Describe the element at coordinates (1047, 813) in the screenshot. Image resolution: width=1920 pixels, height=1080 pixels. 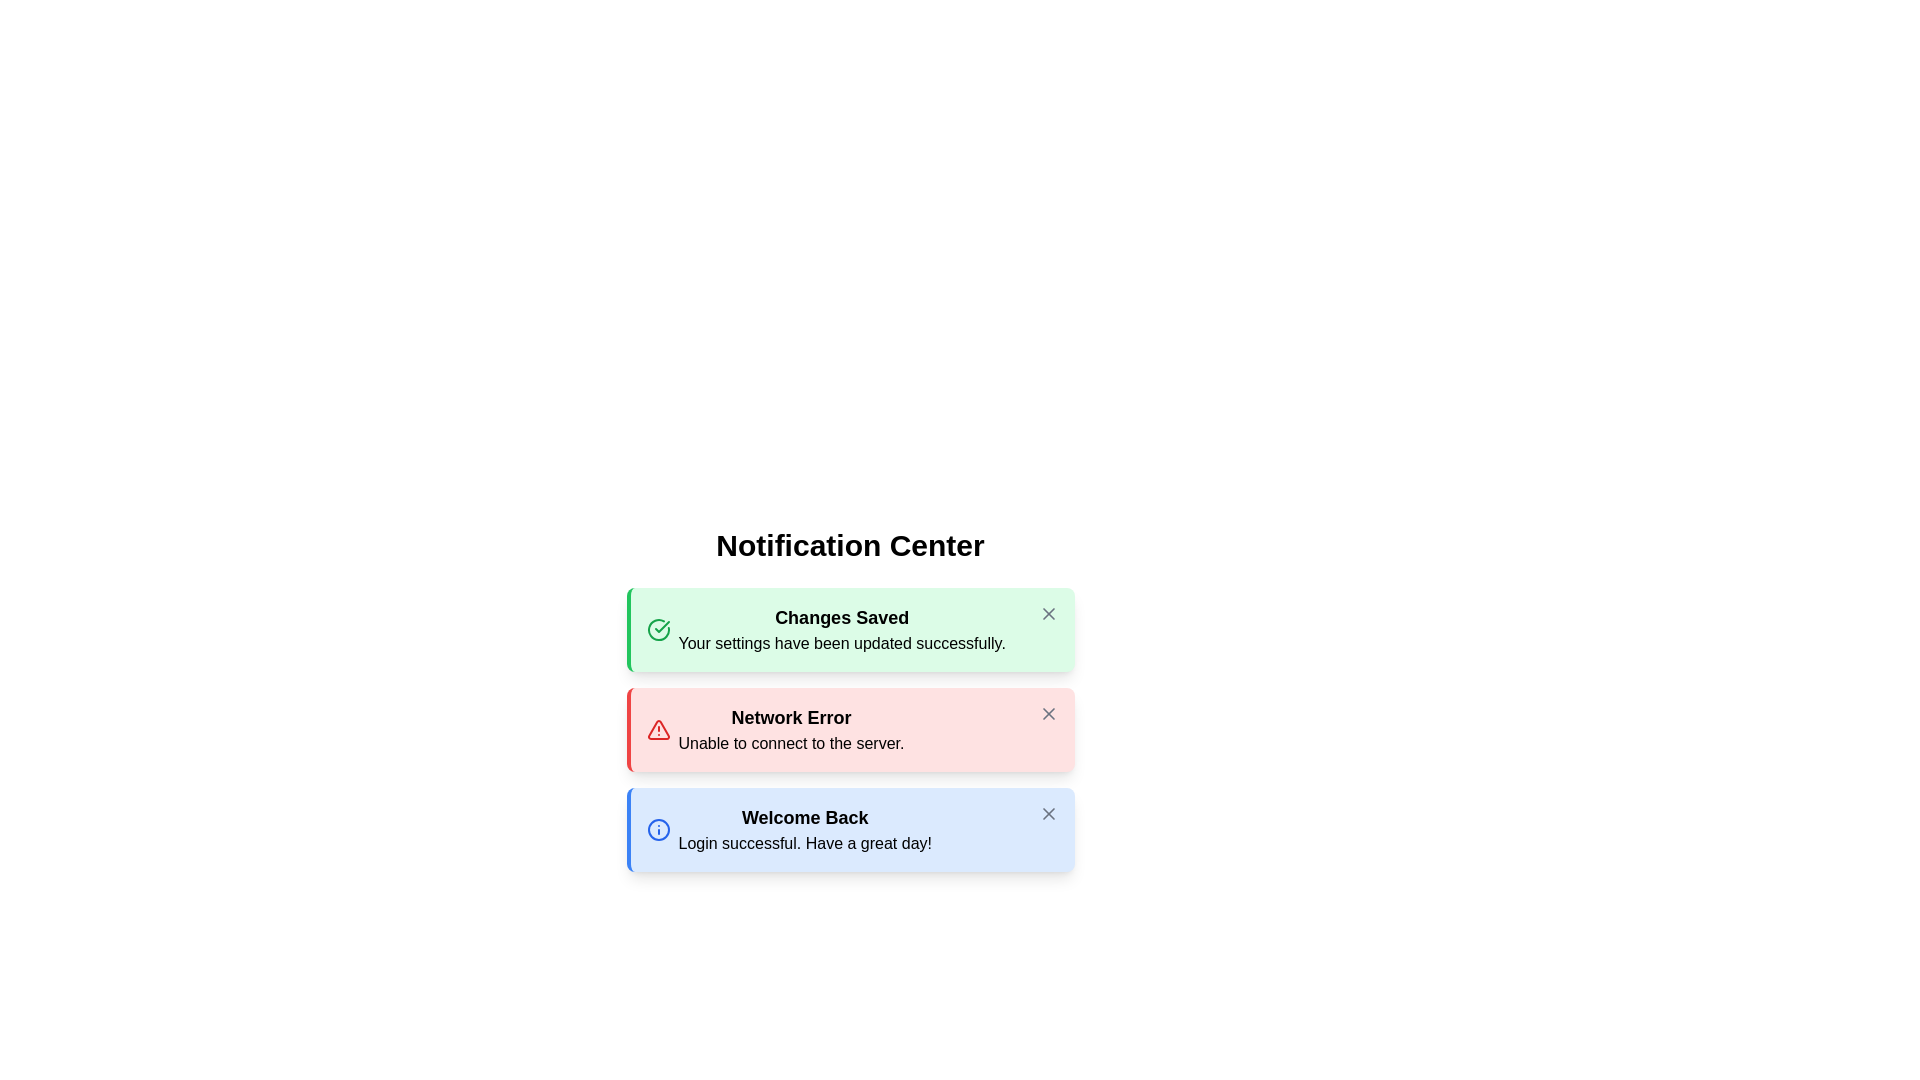
I see `the close icon button located at the top-right corner of the blue notification card` at that location.